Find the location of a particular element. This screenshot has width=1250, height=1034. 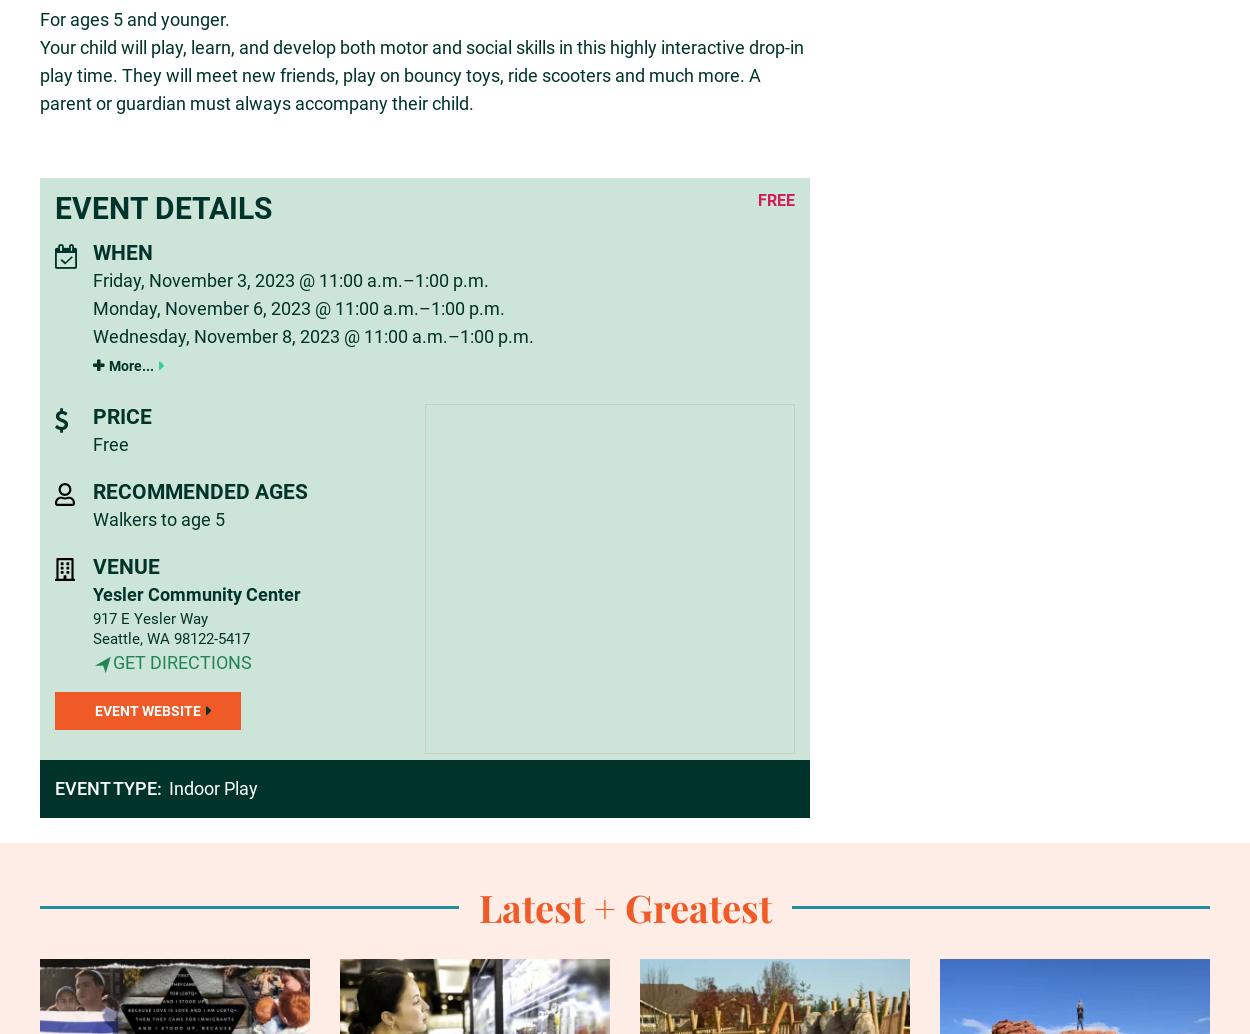

'917 E Yesler Way' is located at coordinates (91, 618).